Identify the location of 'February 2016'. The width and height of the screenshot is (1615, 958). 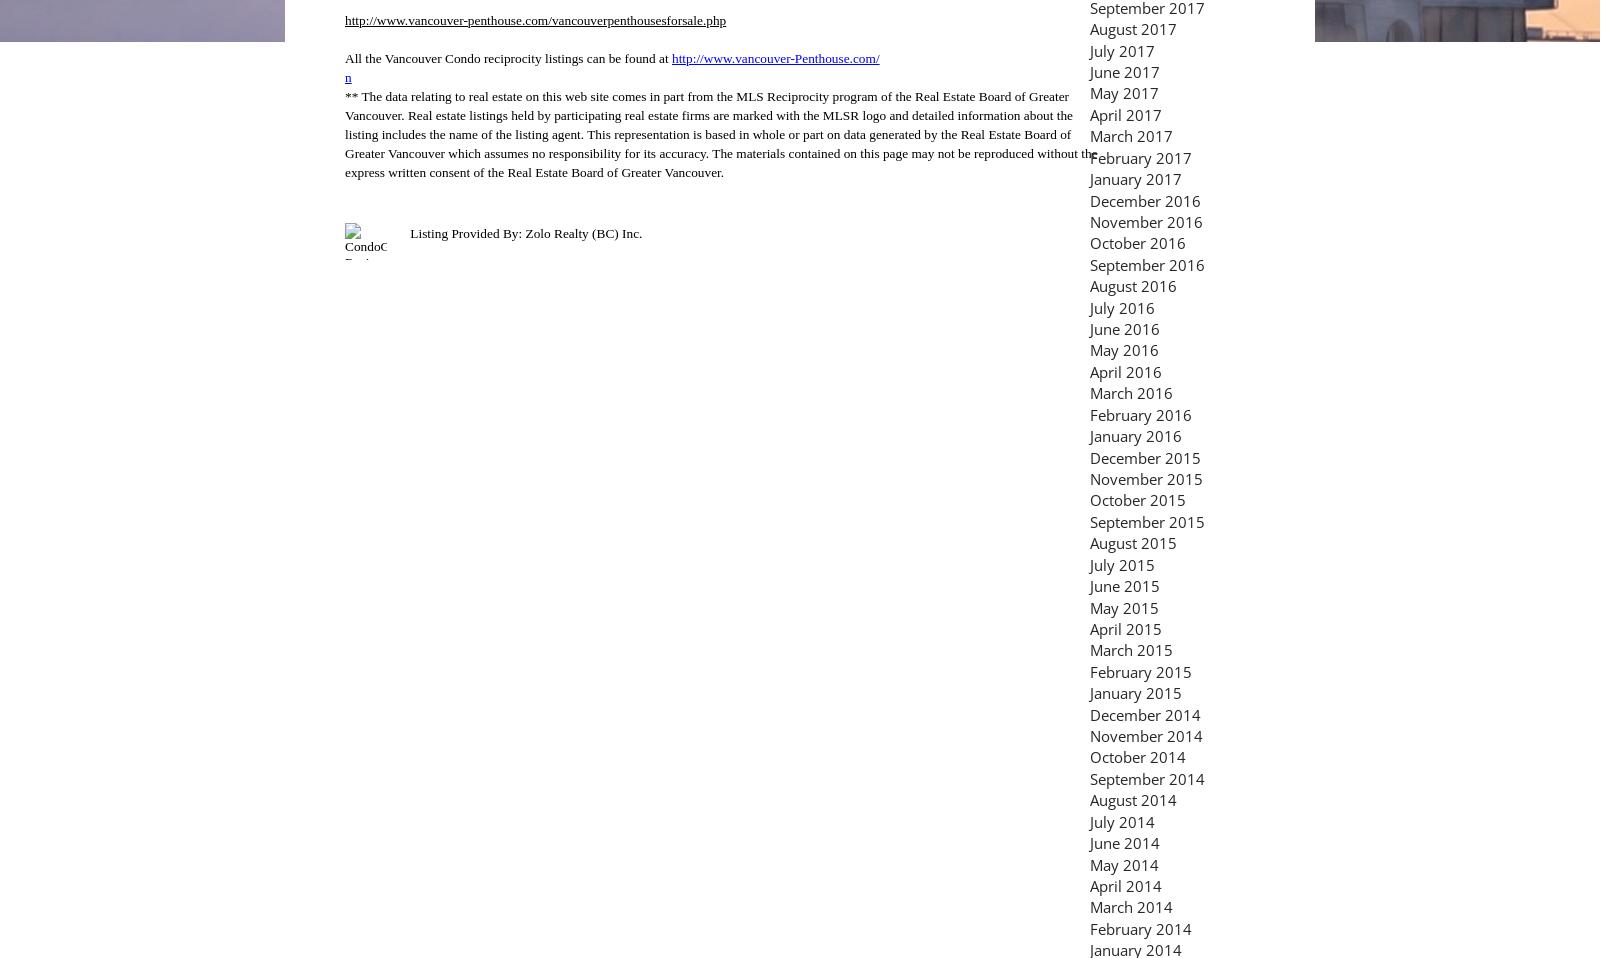
(1140, 414).